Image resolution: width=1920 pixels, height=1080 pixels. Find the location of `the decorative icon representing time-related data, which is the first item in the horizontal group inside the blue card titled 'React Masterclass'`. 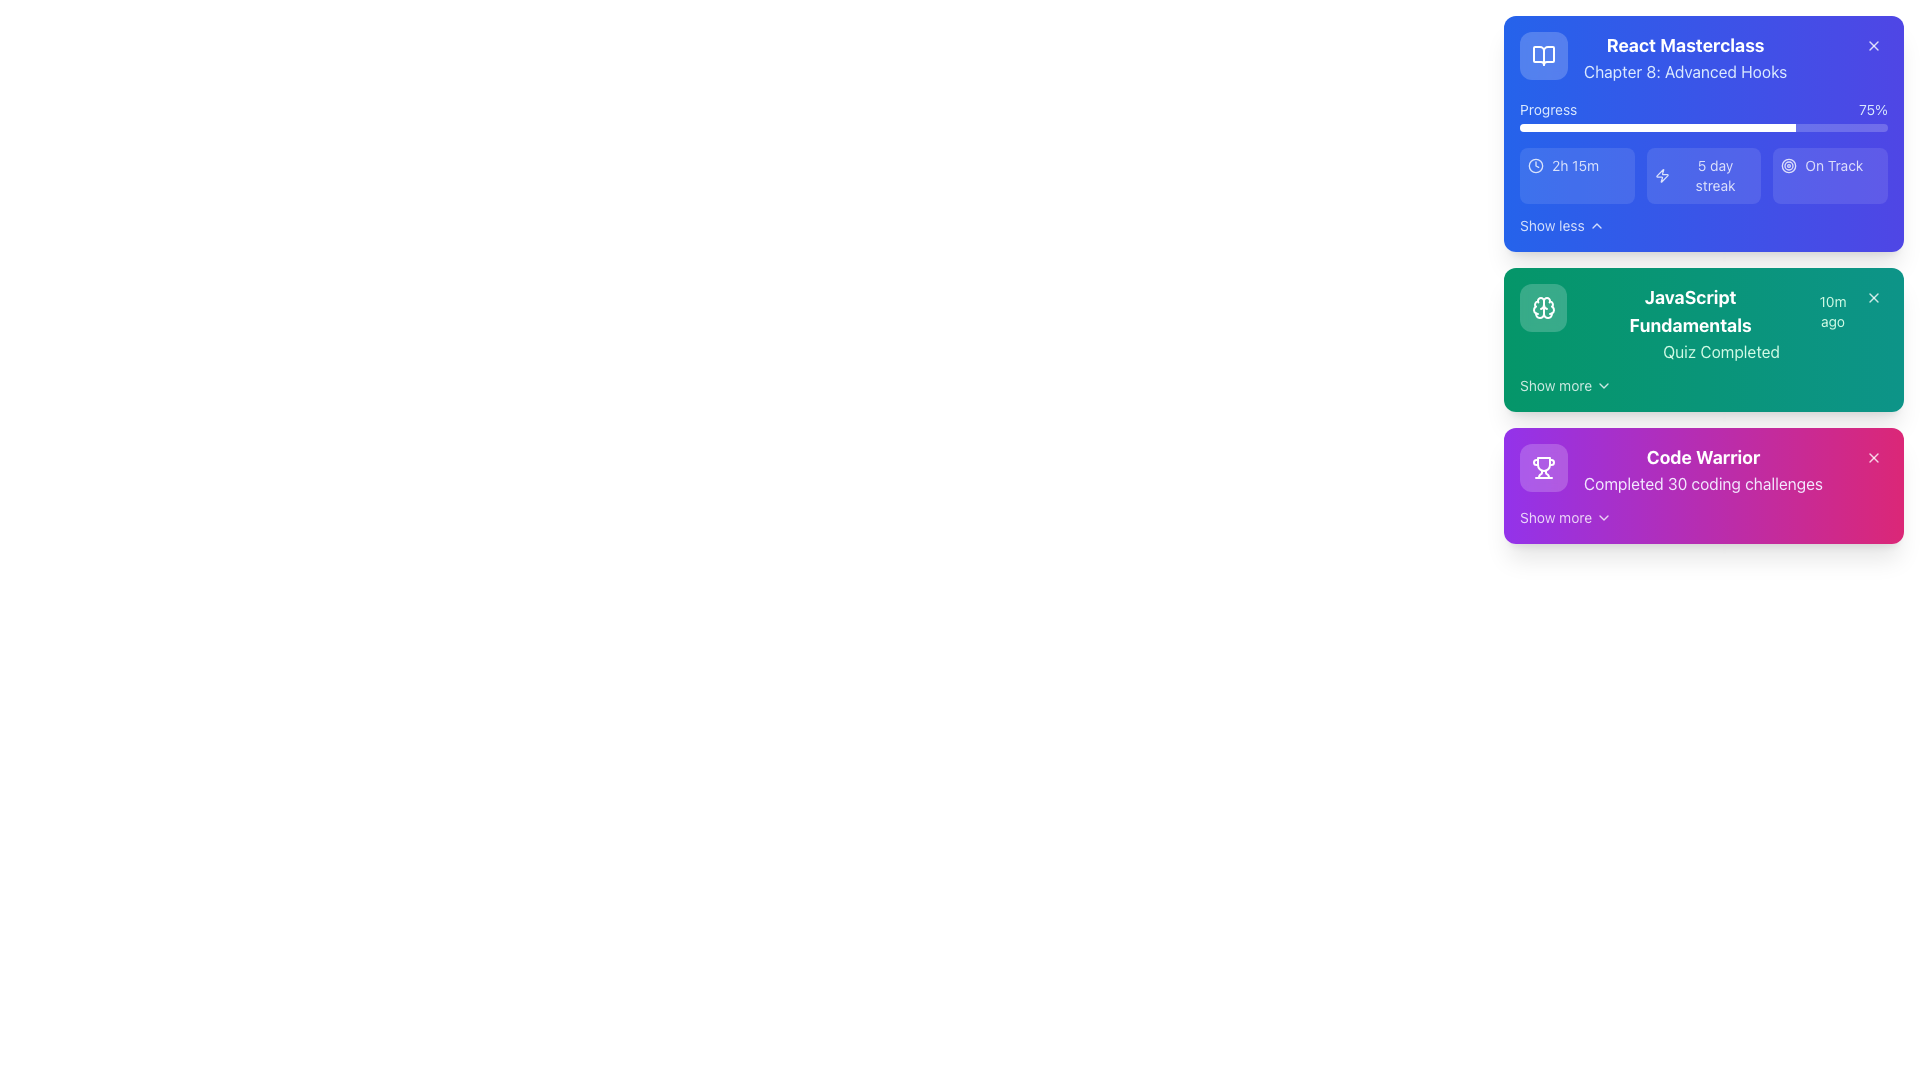

the decorative icon representing time-related data, which is the first item in the horizontal group inside the blue card titled 'React Masterclass' is located at coordinates (1535, 164).